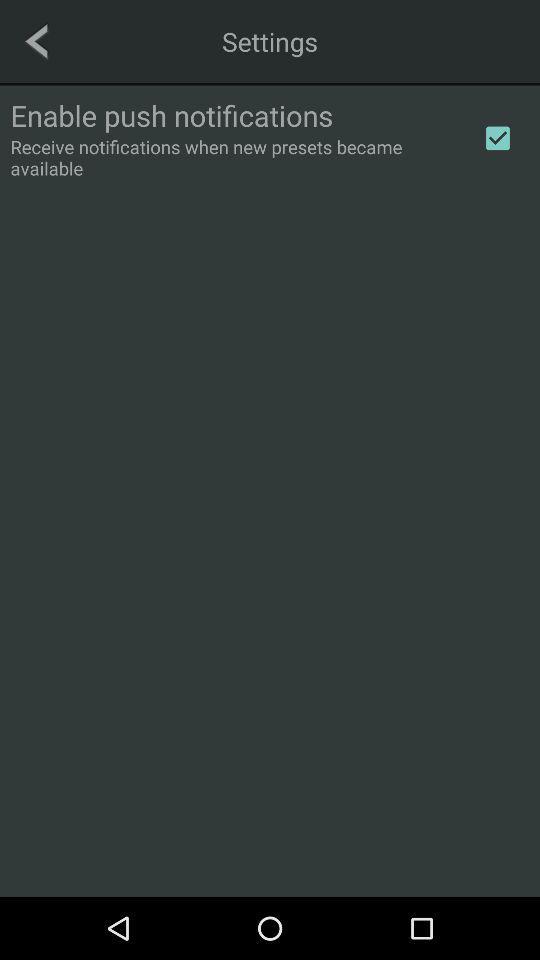 This screenshot has height=960, width=540. Describe the element at coordinates (36, 40) in the screenshot. I see `go back` at that location.